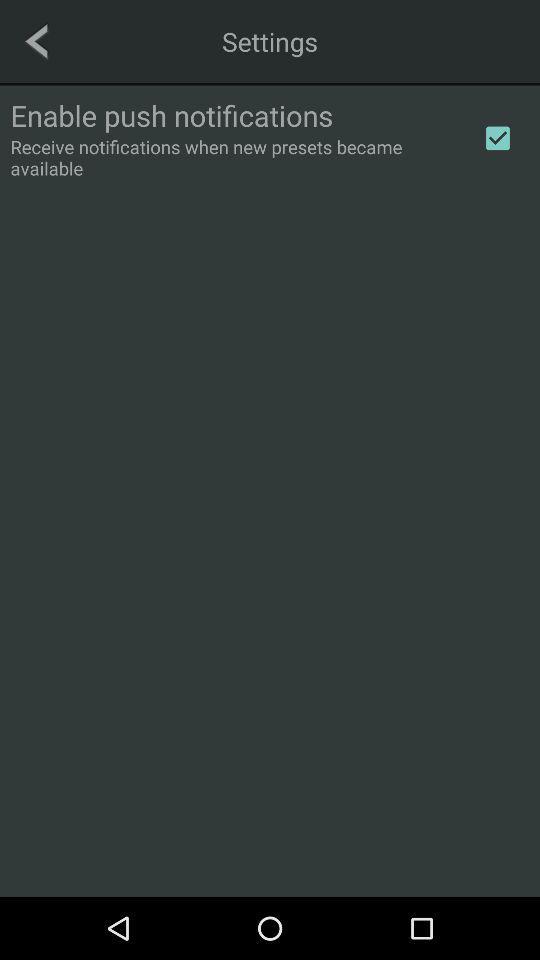 This screenshot has height=960, width=540. Describe the element at coordinates (36, 40) in the screenshot. I see `go back` at that location.